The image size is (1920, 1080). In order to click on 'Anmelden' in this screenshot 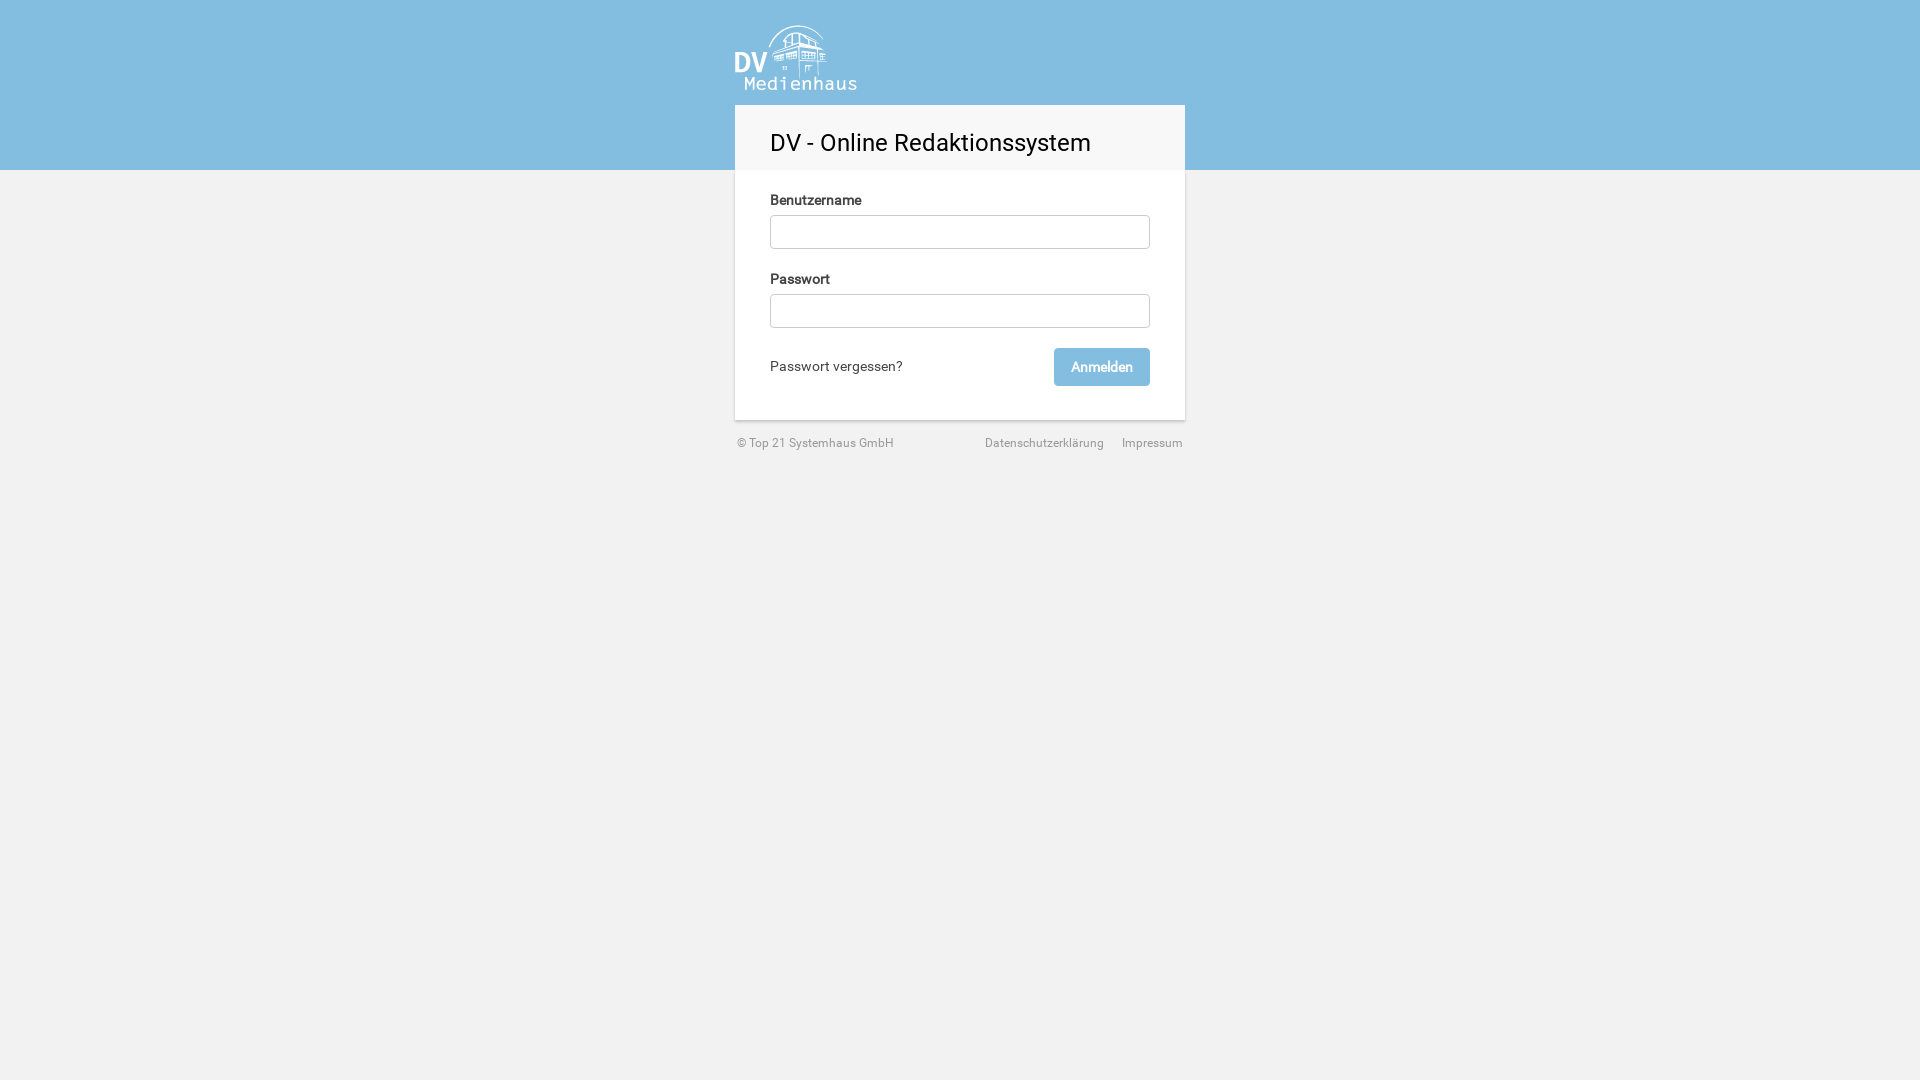, I will do `click(1101, 366)`.